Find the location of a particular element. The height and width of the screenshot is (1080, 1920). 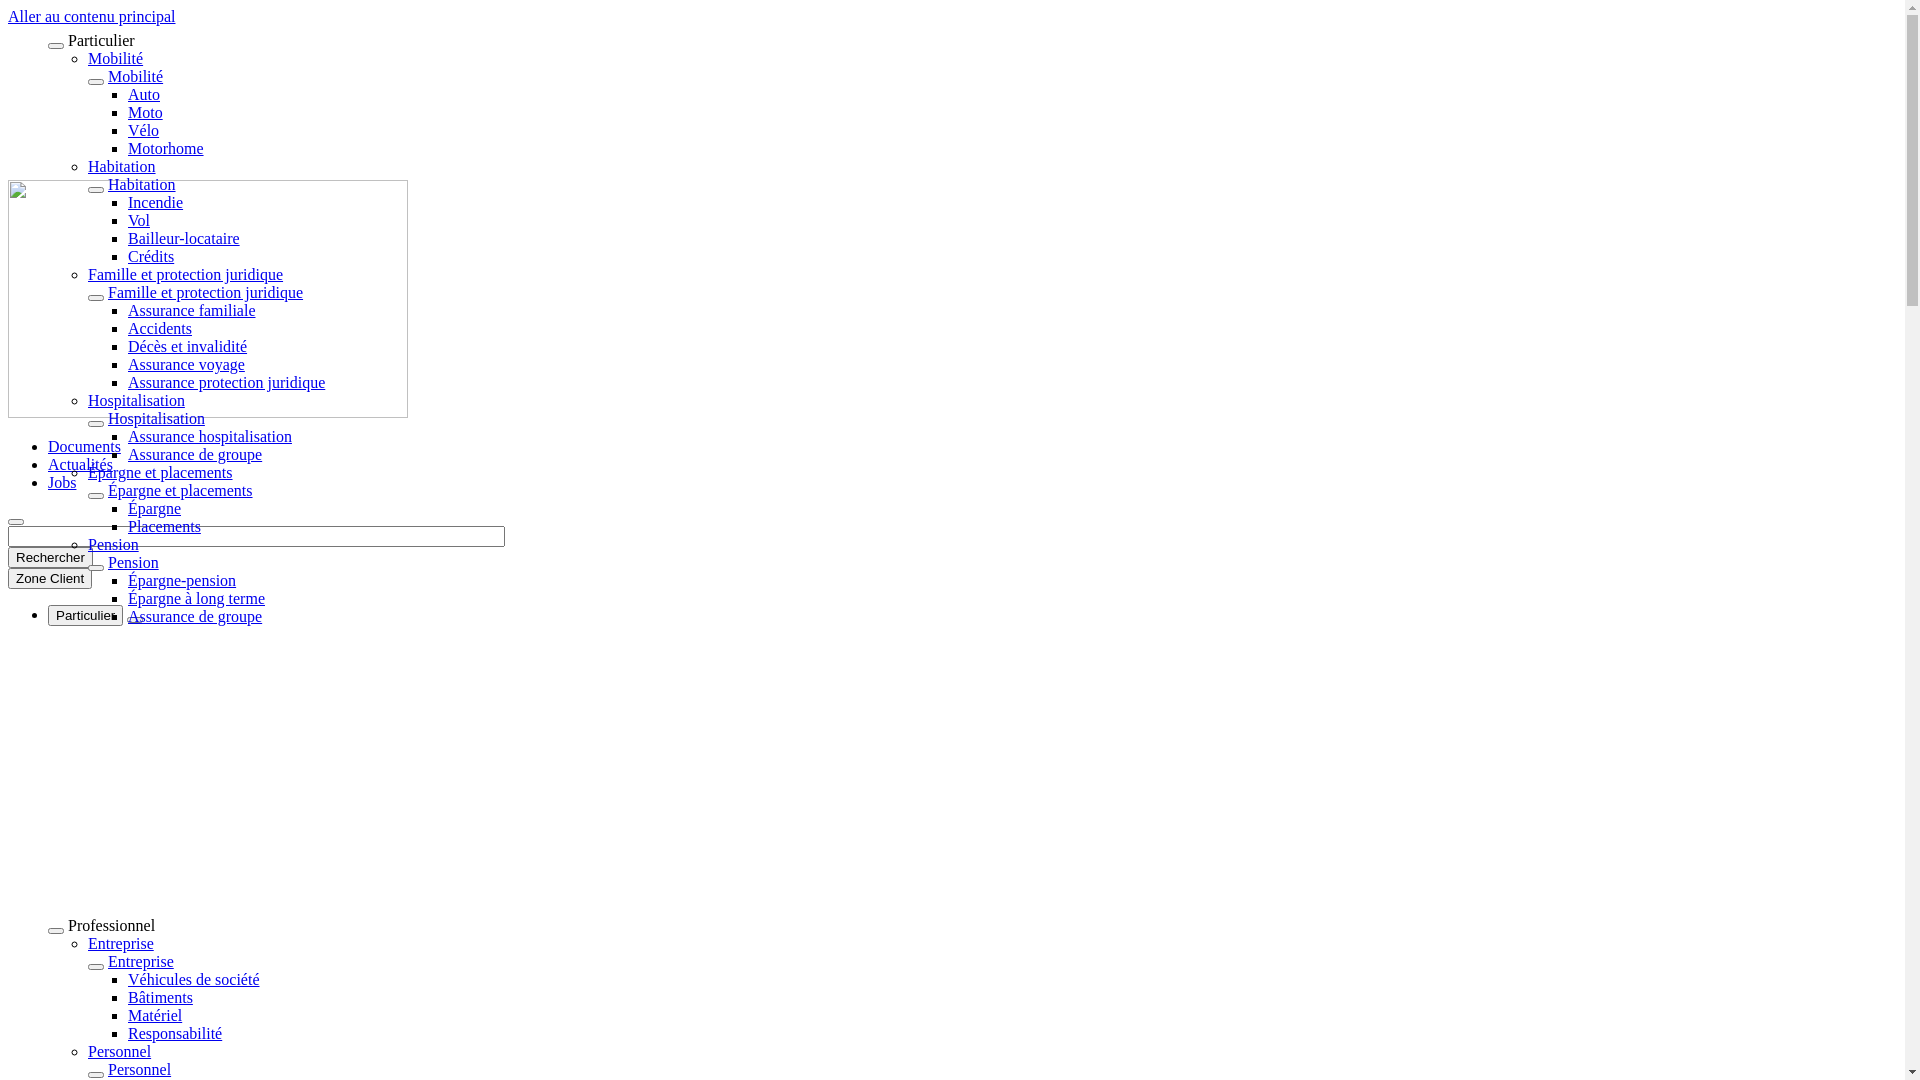

'Assurance protection juridique' is located at coordinates (226, 382).